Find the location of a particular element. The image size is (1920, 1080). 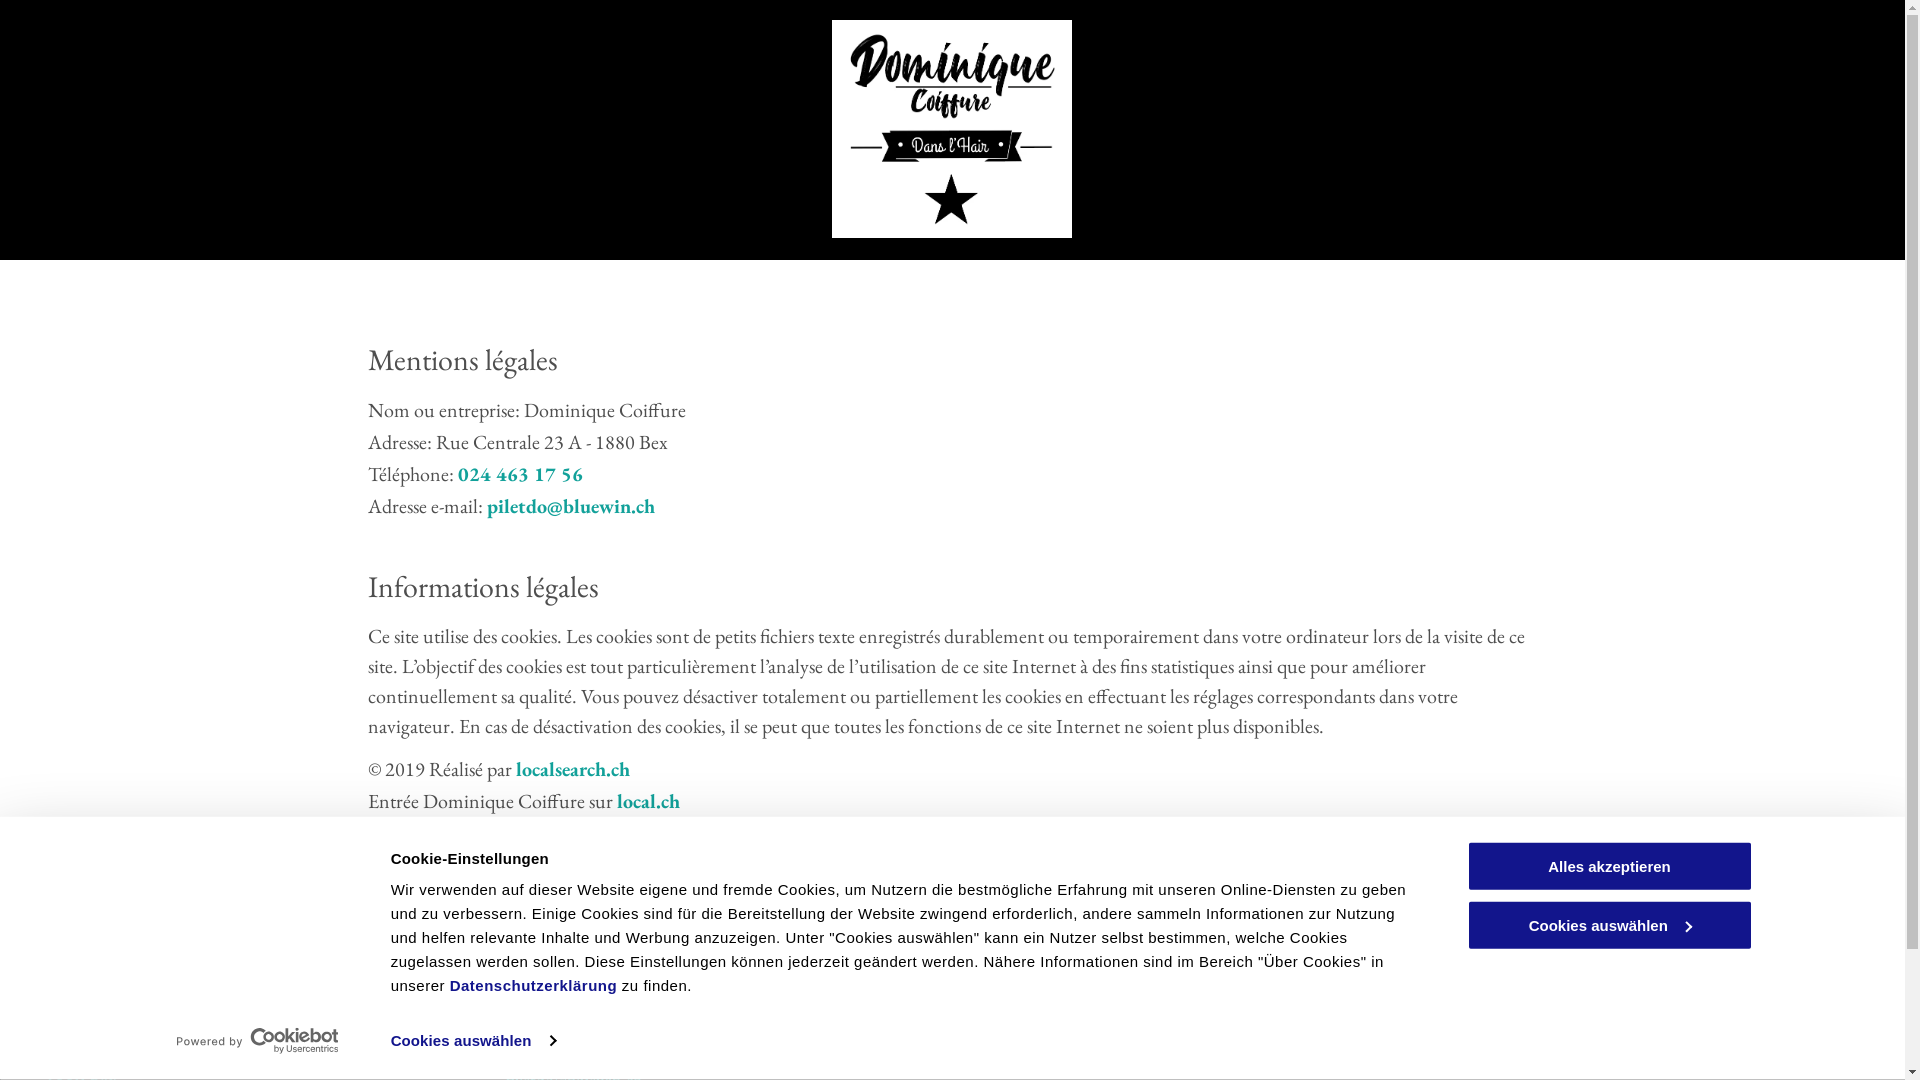

'piletdo@b' is located at coordinates (529, 504).